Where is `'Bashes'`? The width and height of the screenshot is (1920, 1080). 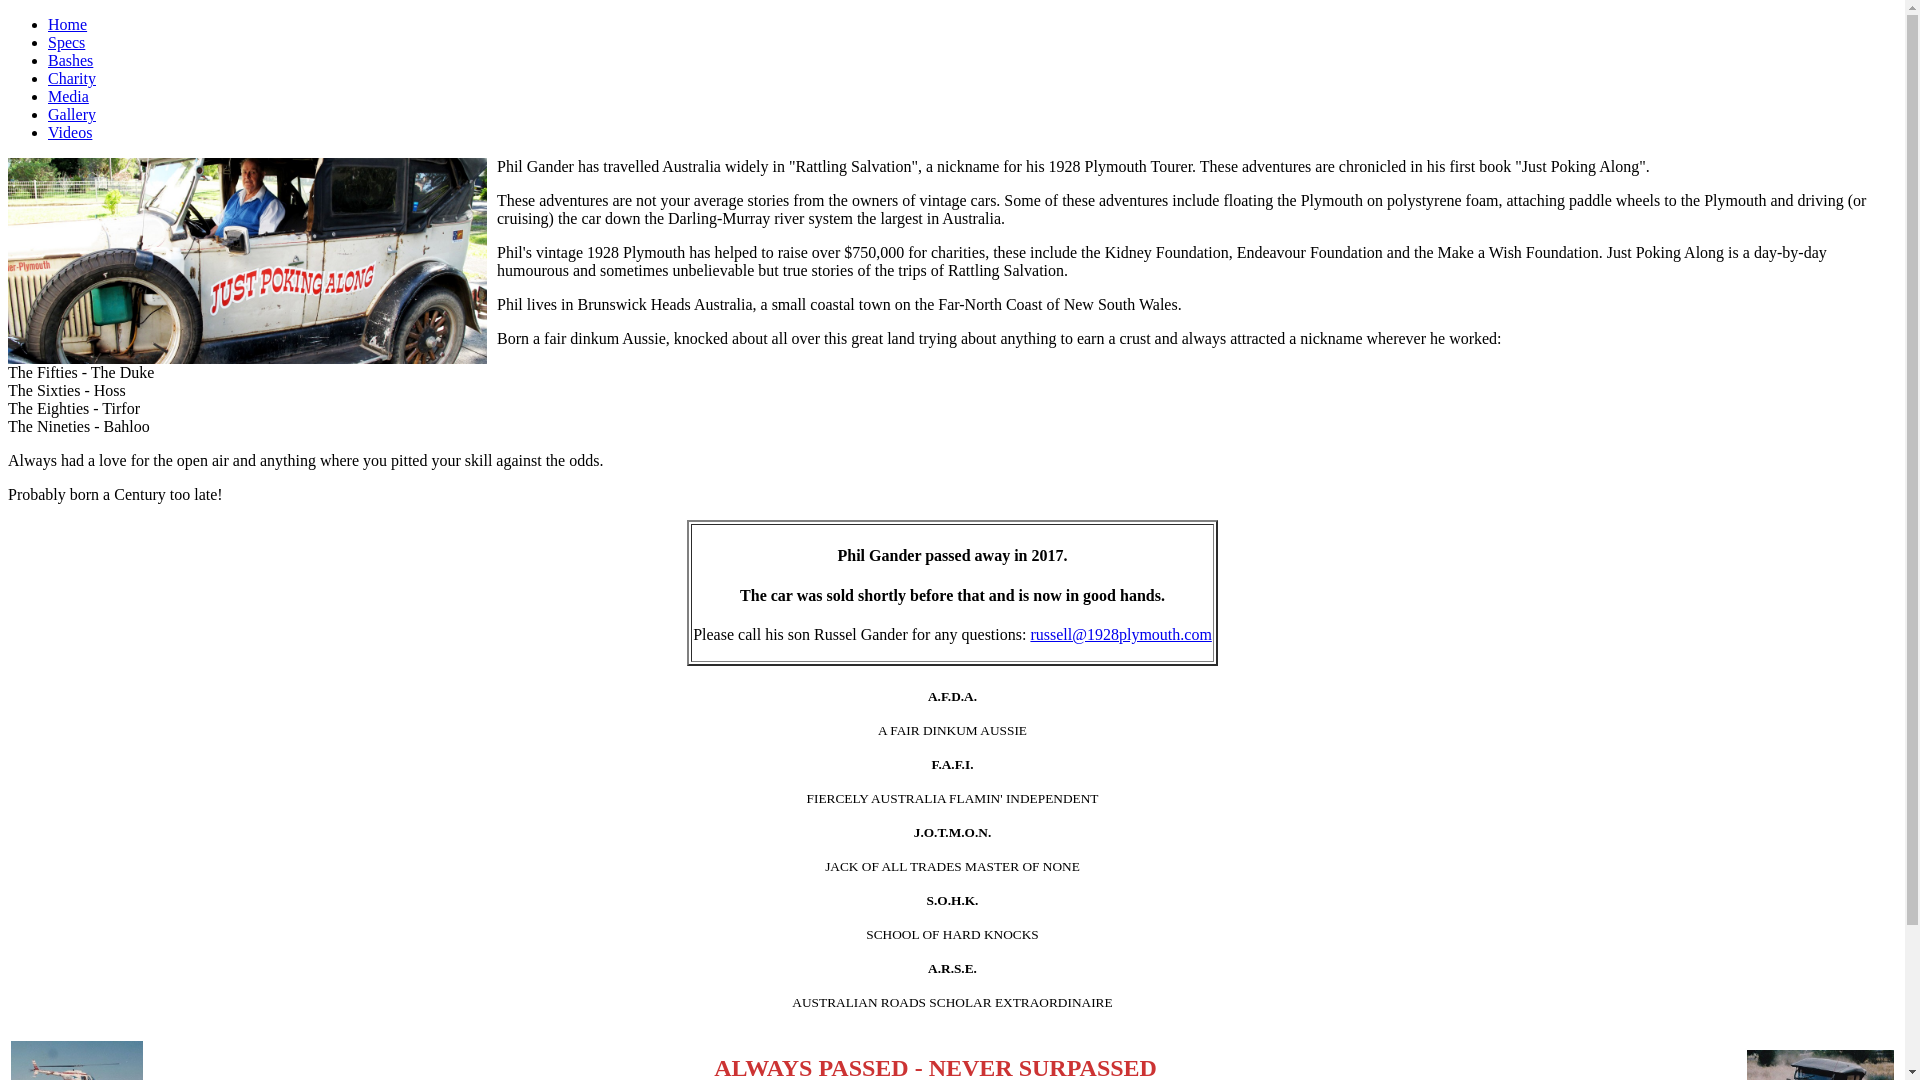
'Bashes' is located at coordinates (70, 59).